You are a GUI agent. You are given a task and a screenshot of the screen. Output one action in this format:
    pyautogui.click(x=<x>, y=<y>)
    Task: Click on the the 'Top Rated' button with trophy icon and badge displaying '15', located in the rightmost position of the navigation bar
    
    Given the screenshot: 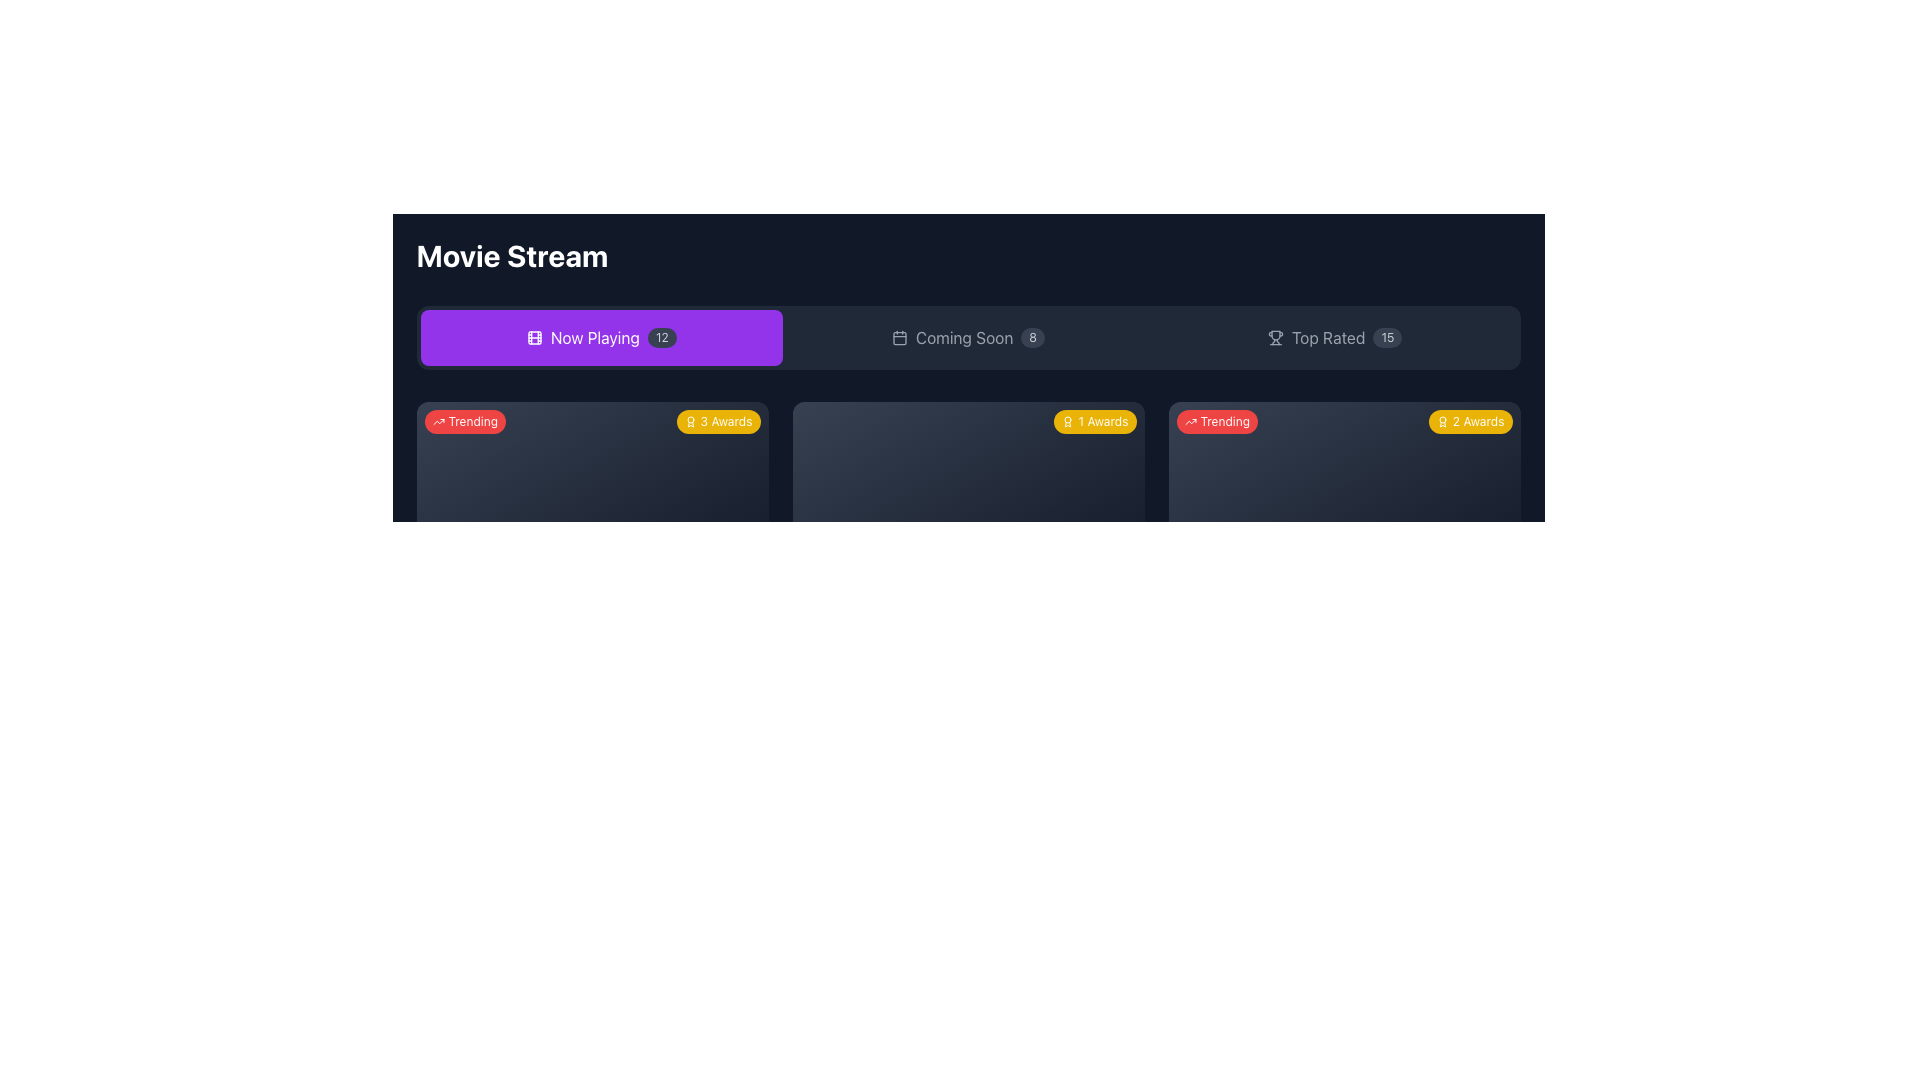 What is the action you would take?
    pyautogui.click(x=1335, y=337)
    